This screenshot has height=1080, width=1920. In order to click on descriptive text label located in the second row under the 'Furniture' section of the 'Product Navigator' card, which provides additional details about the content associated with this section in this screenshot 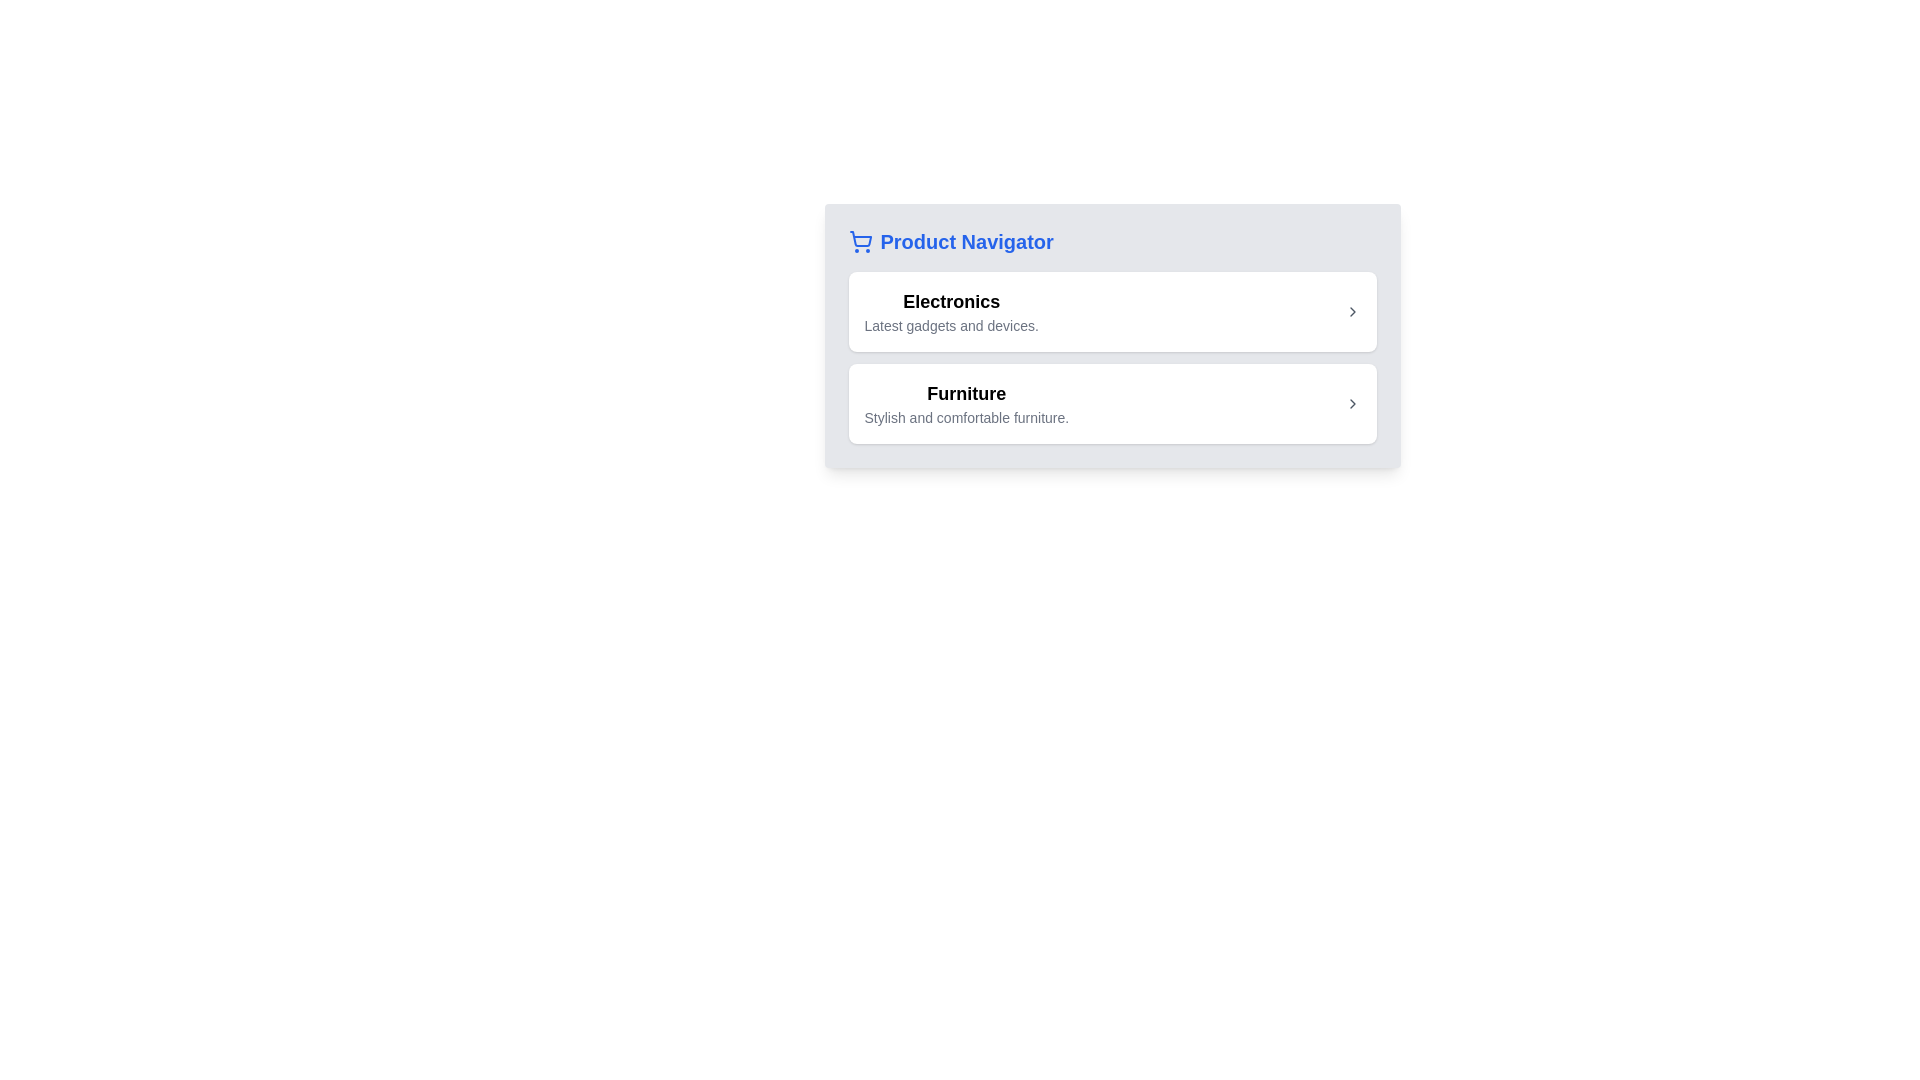, I will do `click(966, 416)`.